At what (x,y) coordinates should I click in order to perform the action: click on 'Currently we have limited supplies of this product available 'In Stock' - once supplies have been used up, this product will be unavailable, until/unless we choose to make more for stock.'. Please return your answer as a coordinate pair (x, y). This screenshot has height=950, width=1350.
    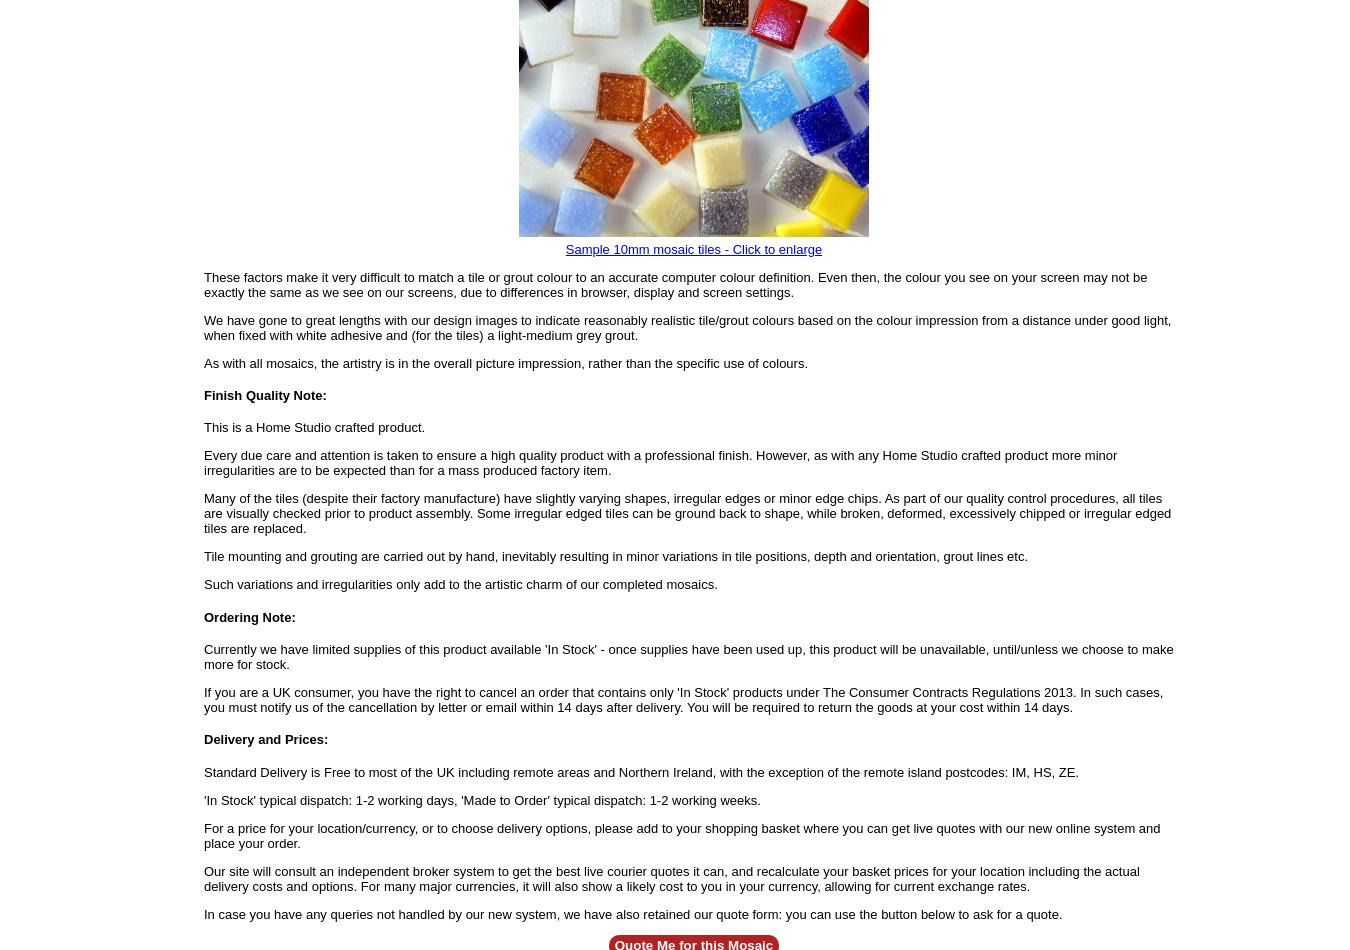
    Looking at the image, I should click on (687, 655).